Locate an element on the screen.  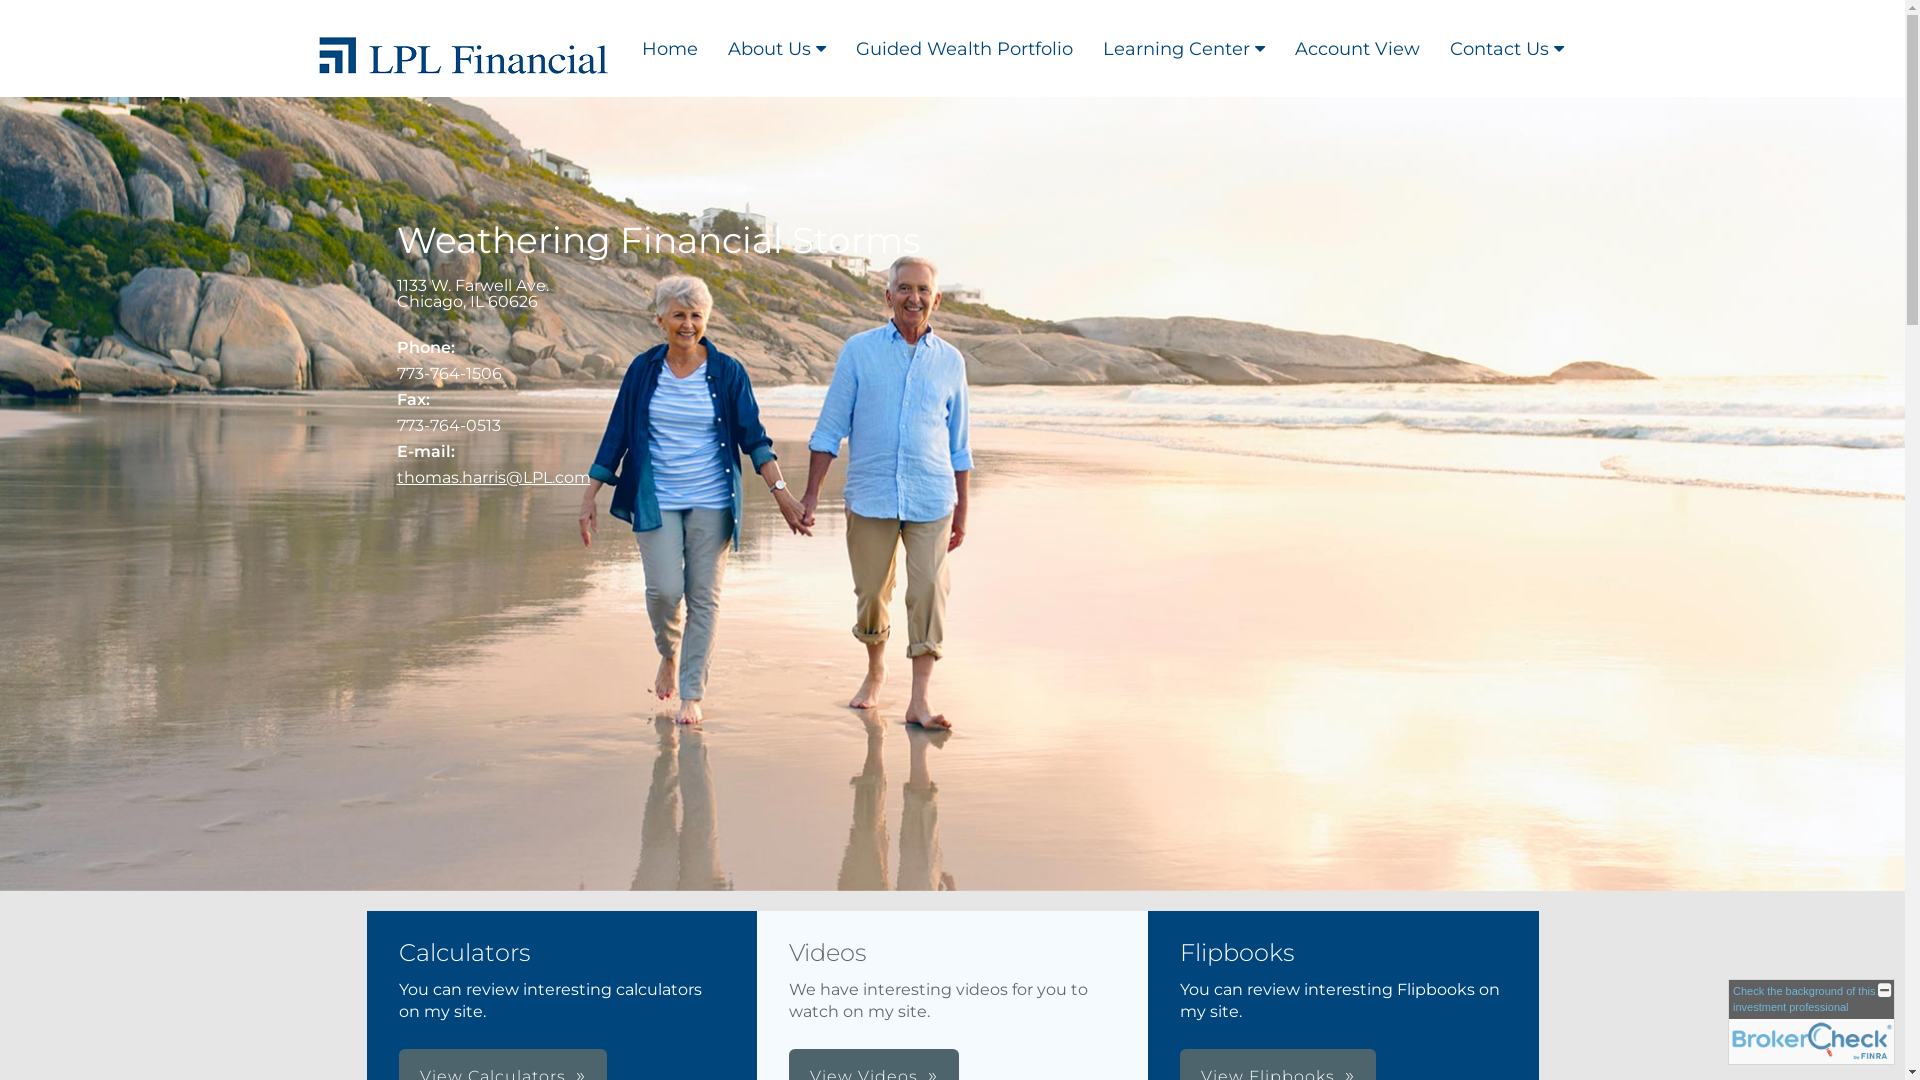
'Check the background of this investment professional' is located at coordinates (1811, 1022).